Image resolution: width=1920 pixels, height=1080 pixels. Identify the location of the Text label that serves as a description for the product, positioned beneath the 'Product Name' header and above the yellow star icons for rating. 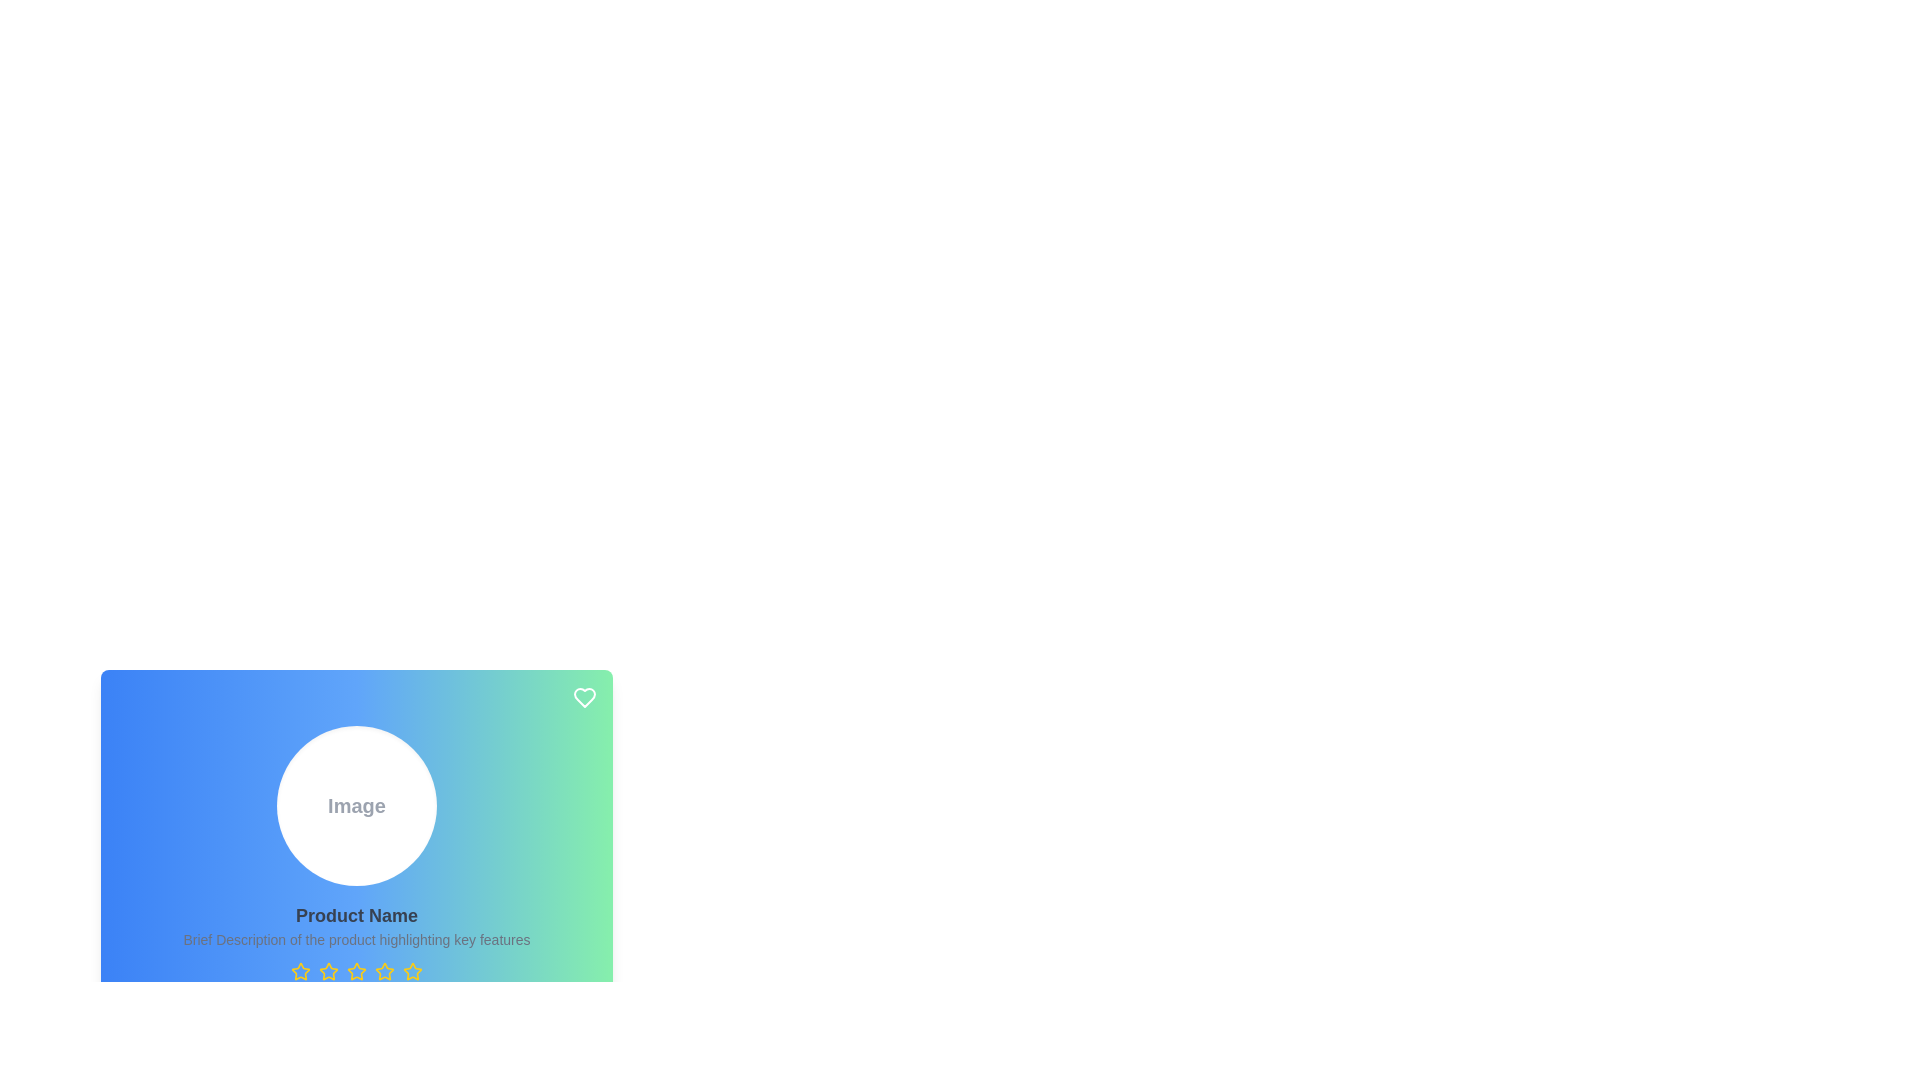
(356, 940).